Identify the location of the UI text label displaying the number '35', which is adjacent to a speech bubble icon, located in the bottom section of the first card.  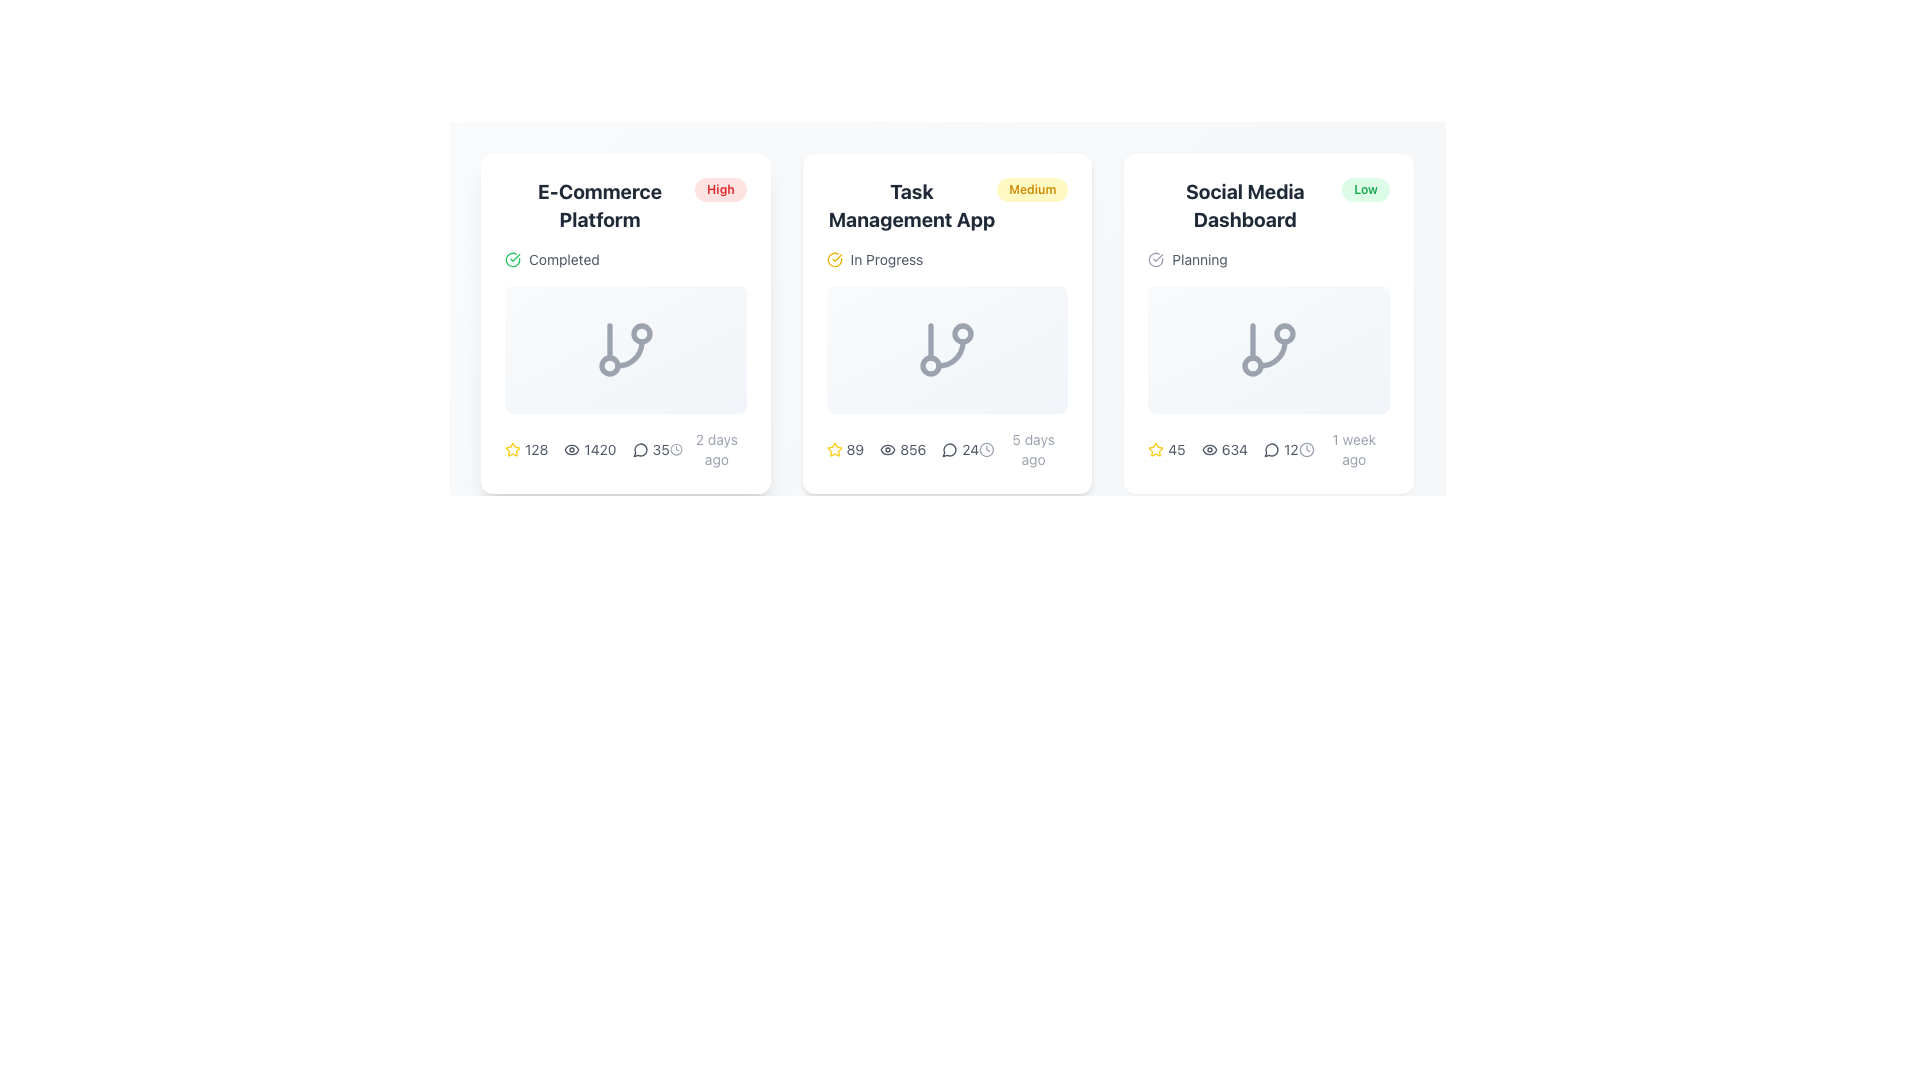
(651, 450).